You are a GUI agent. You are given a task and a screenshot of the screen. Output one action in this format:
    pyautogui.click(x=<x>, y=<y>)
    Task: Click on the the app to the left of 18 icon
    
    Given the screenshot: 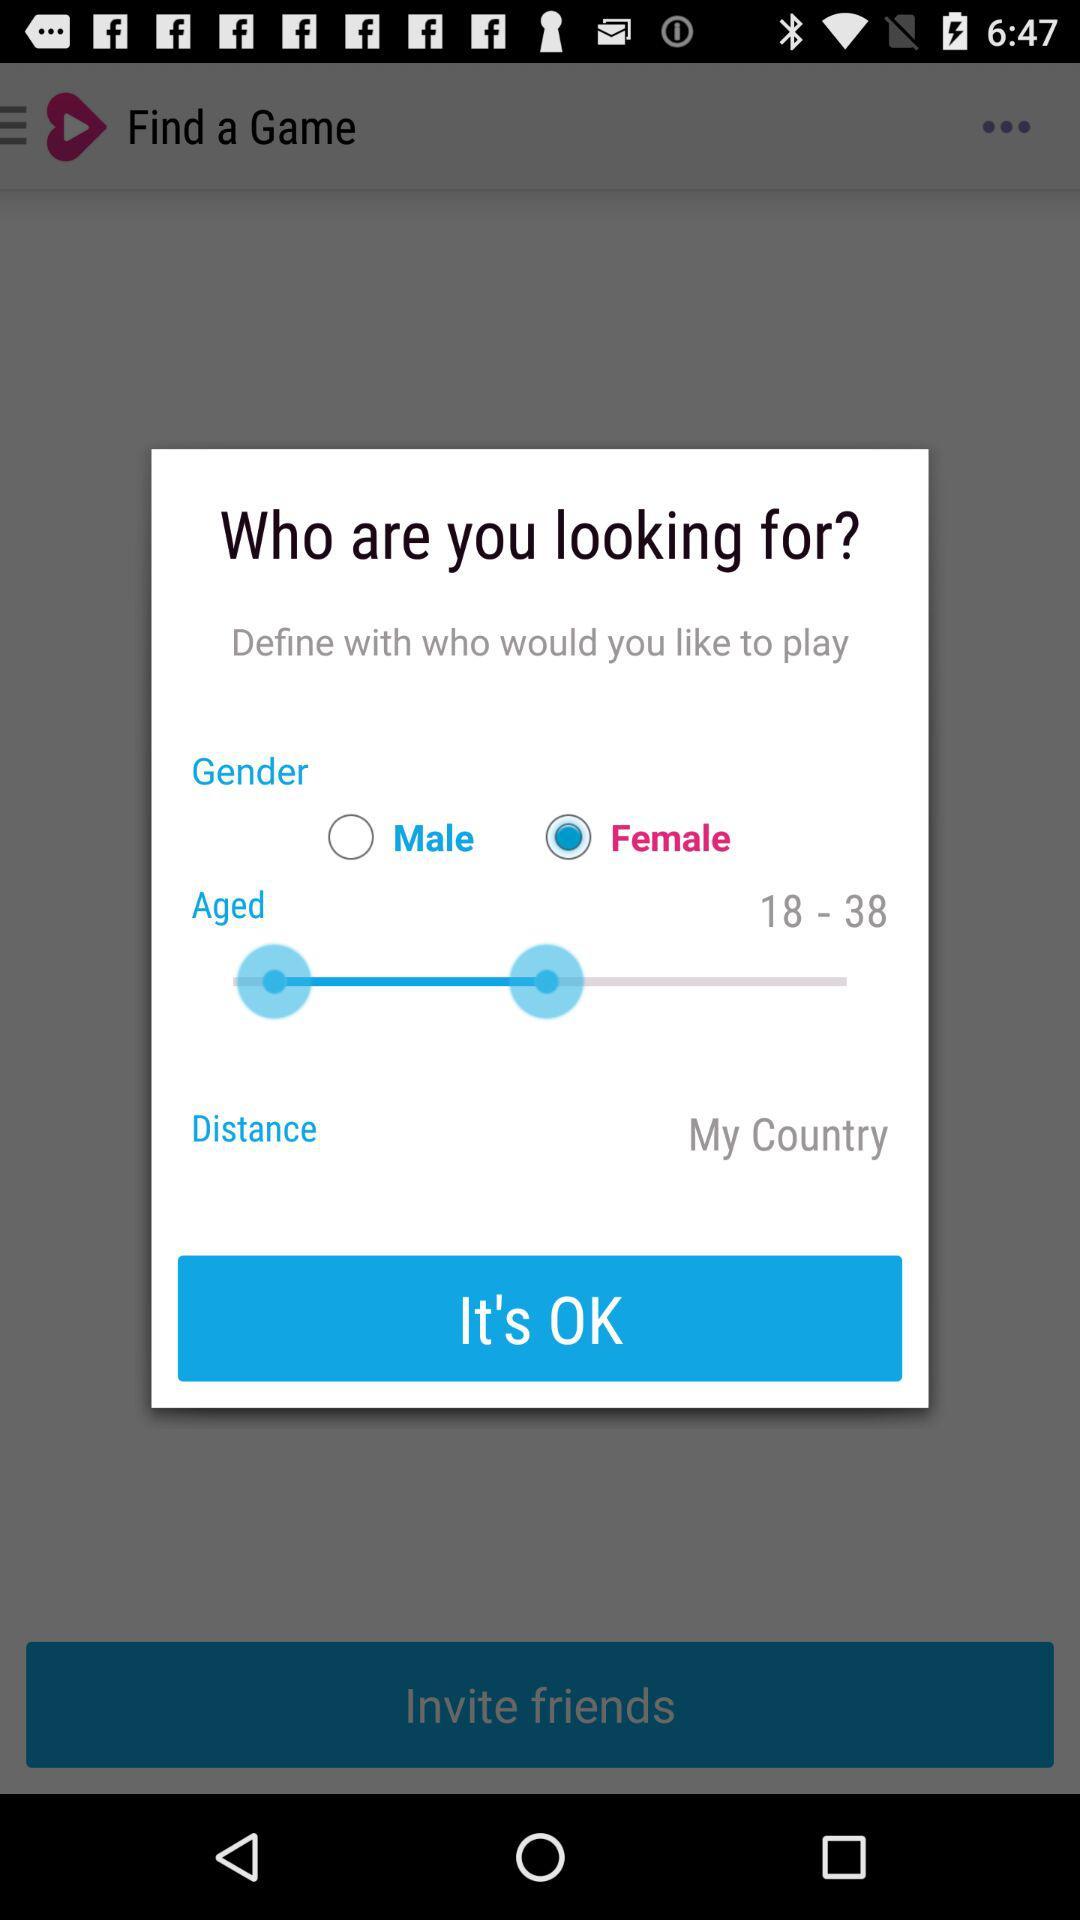 What is the action you would take?
    pyautogui.click(x=627, y=836)
    